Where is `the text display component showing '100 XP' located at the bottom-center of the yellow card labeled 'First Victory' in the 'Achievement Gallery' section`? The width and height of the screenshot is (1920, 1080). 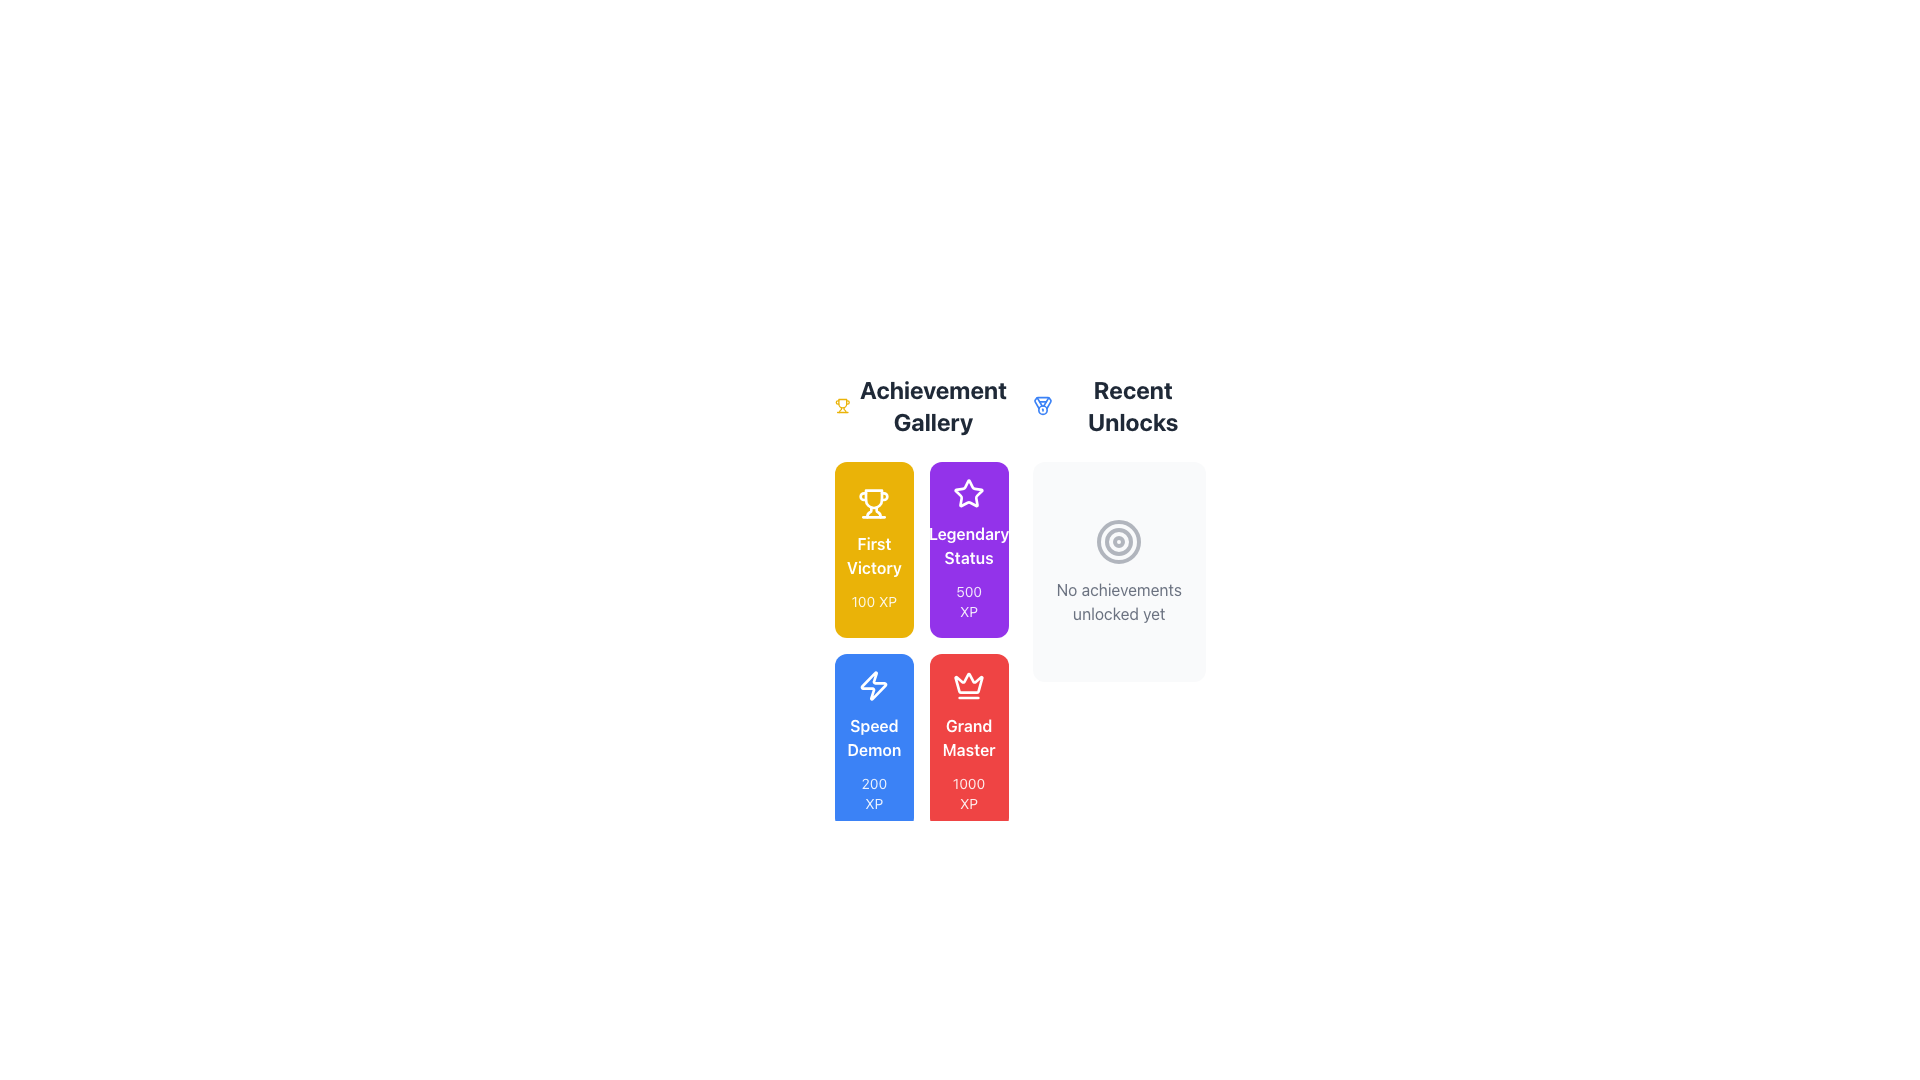
the text display component showing '100 XP' located at the bottom-center of the yellow card labeled 'First Victory' in the 'Achievement Gallery' section is located at coordinates (874, 600).